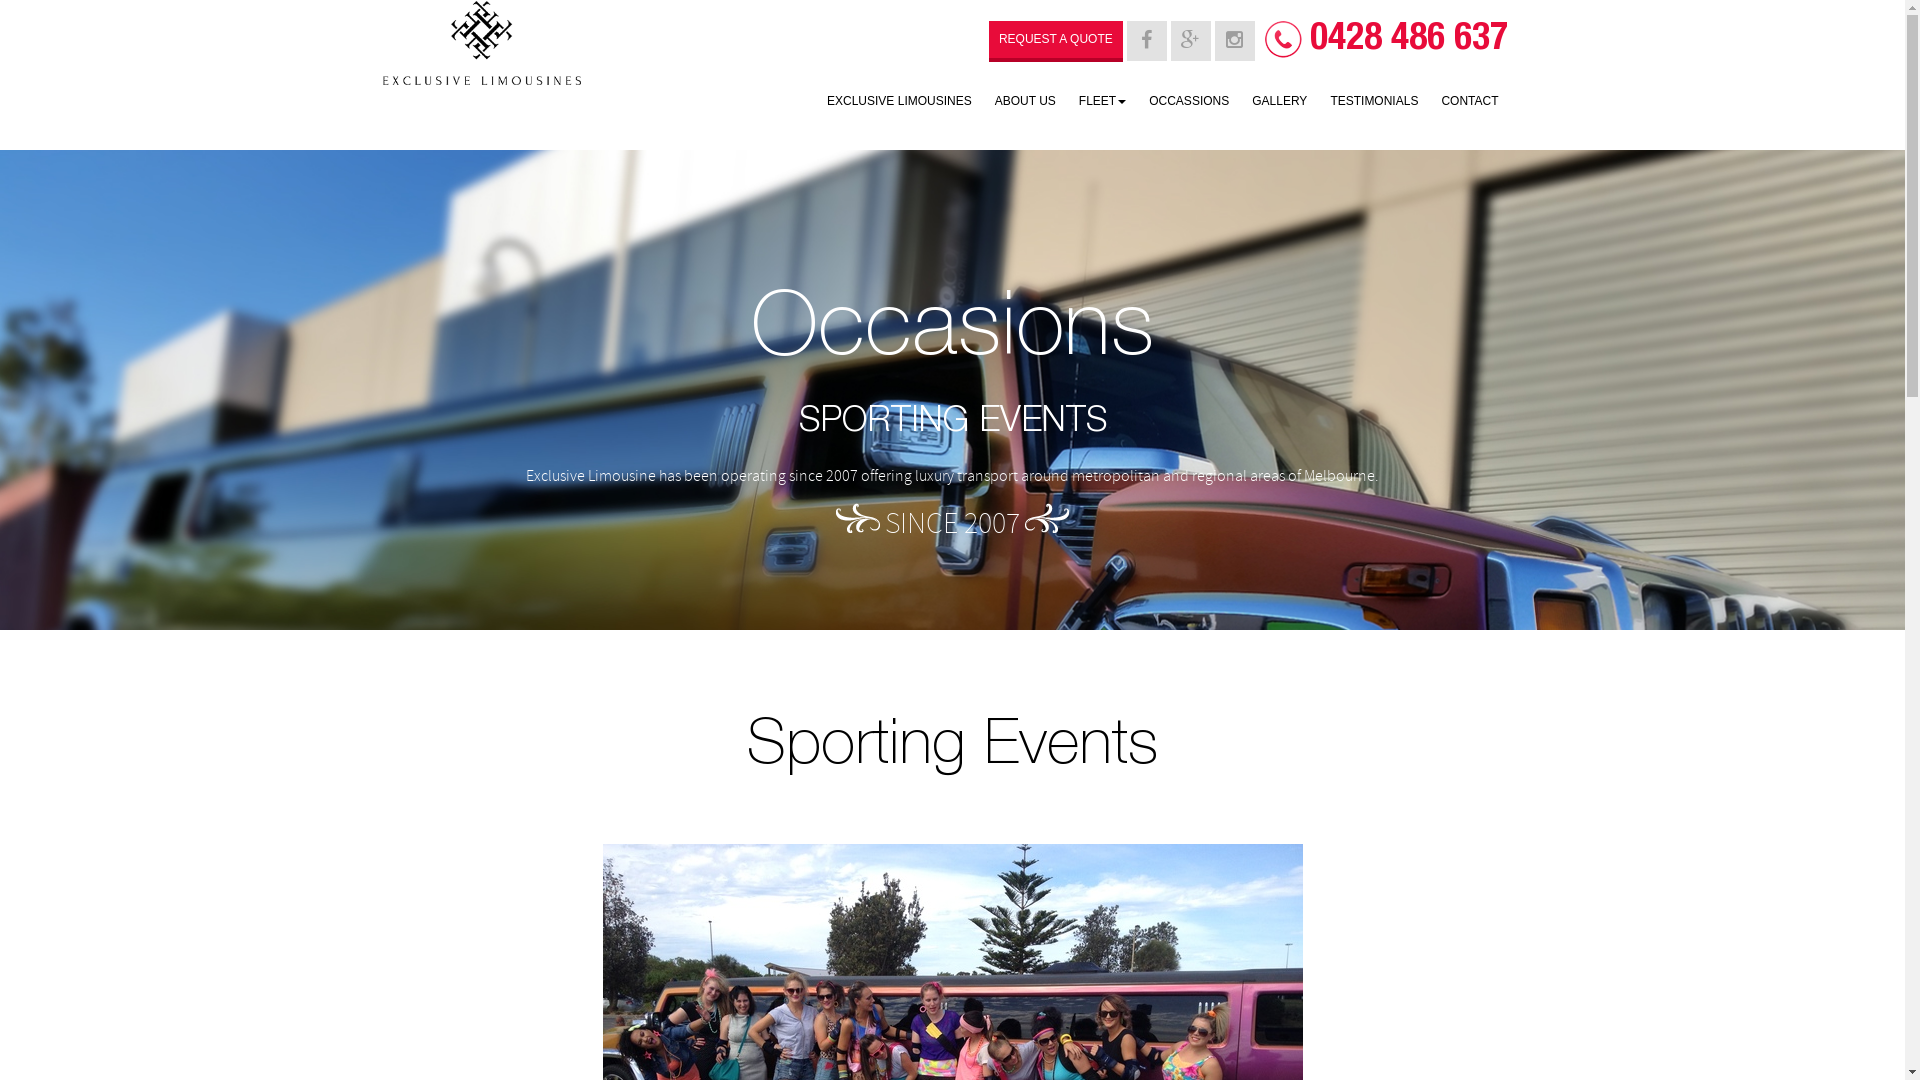 The width and height of the screenshot is (1920, 1080). What do you see at coordinates (1408, 39) in the screenshot?
I see `'0428 486 637'` at bounding box center [1408, 39].